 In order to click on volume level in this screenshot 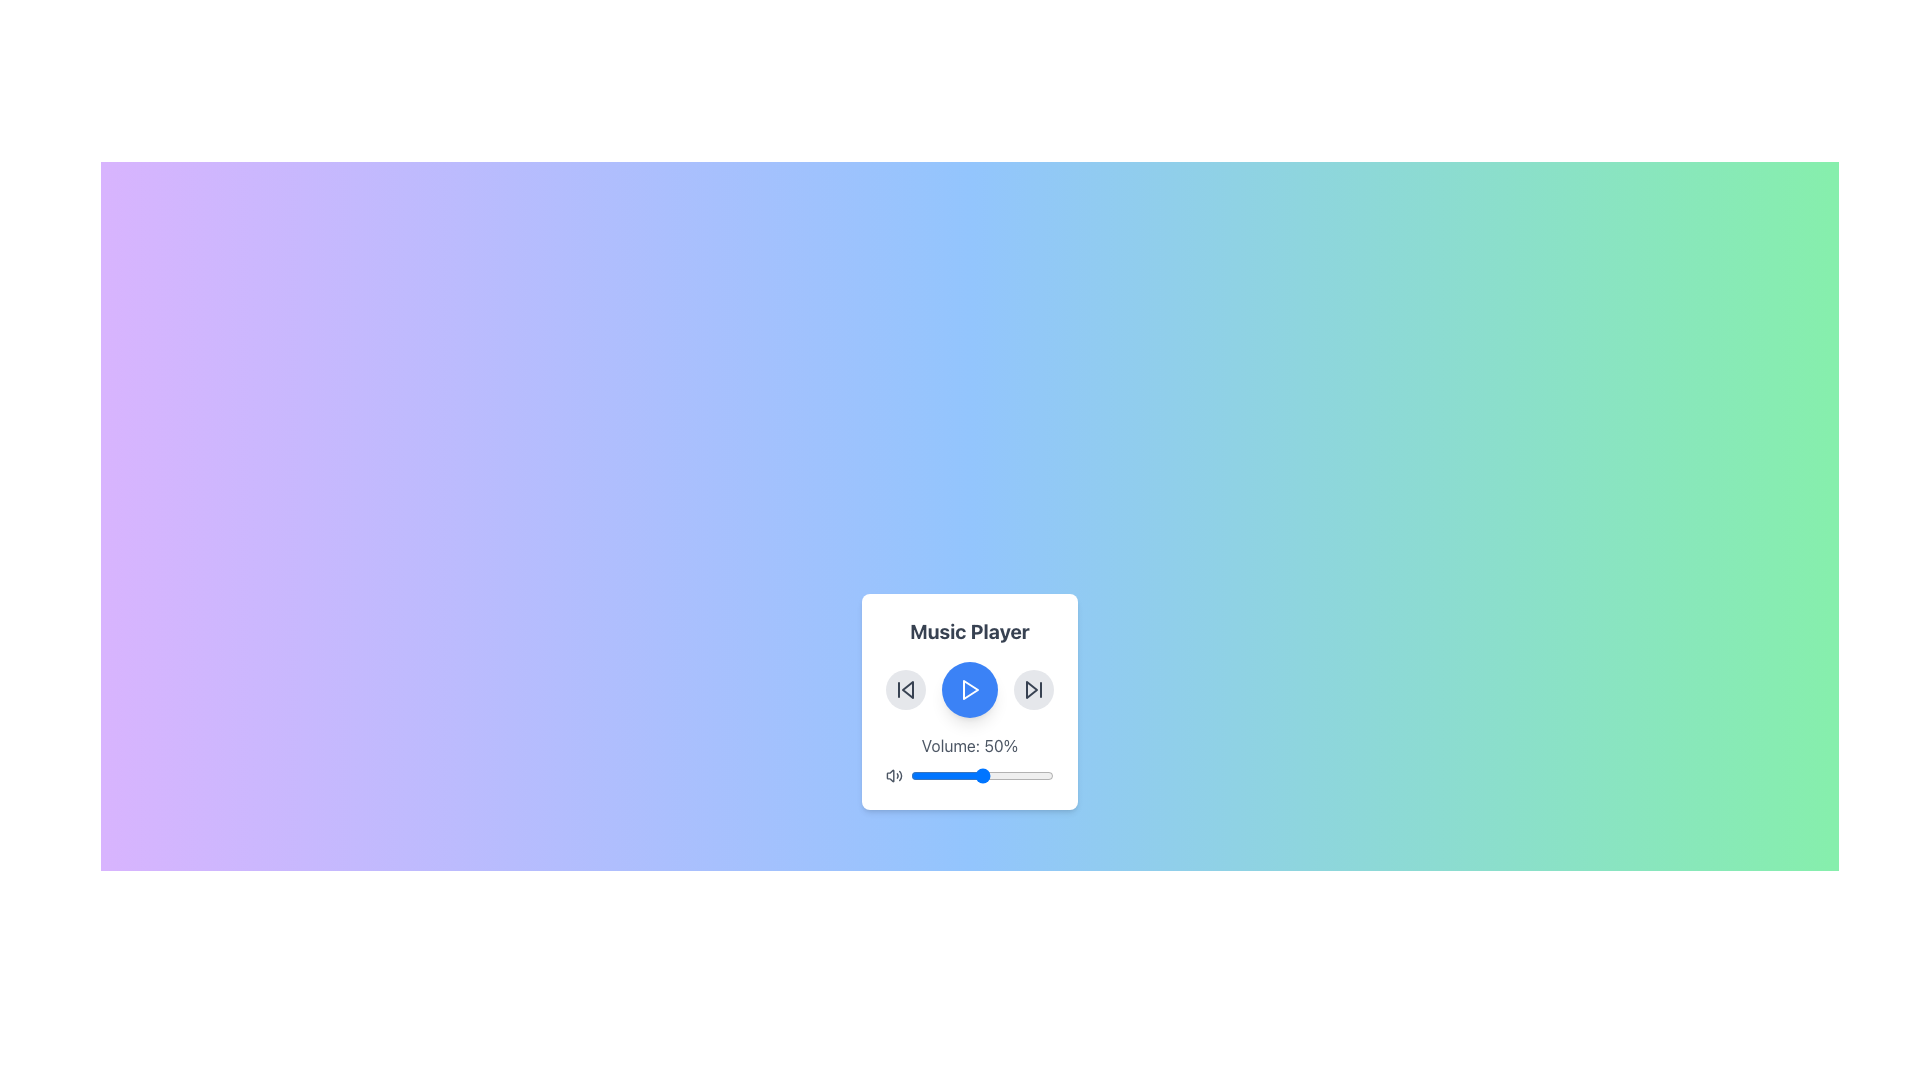, I will do `click(948, 774)`.